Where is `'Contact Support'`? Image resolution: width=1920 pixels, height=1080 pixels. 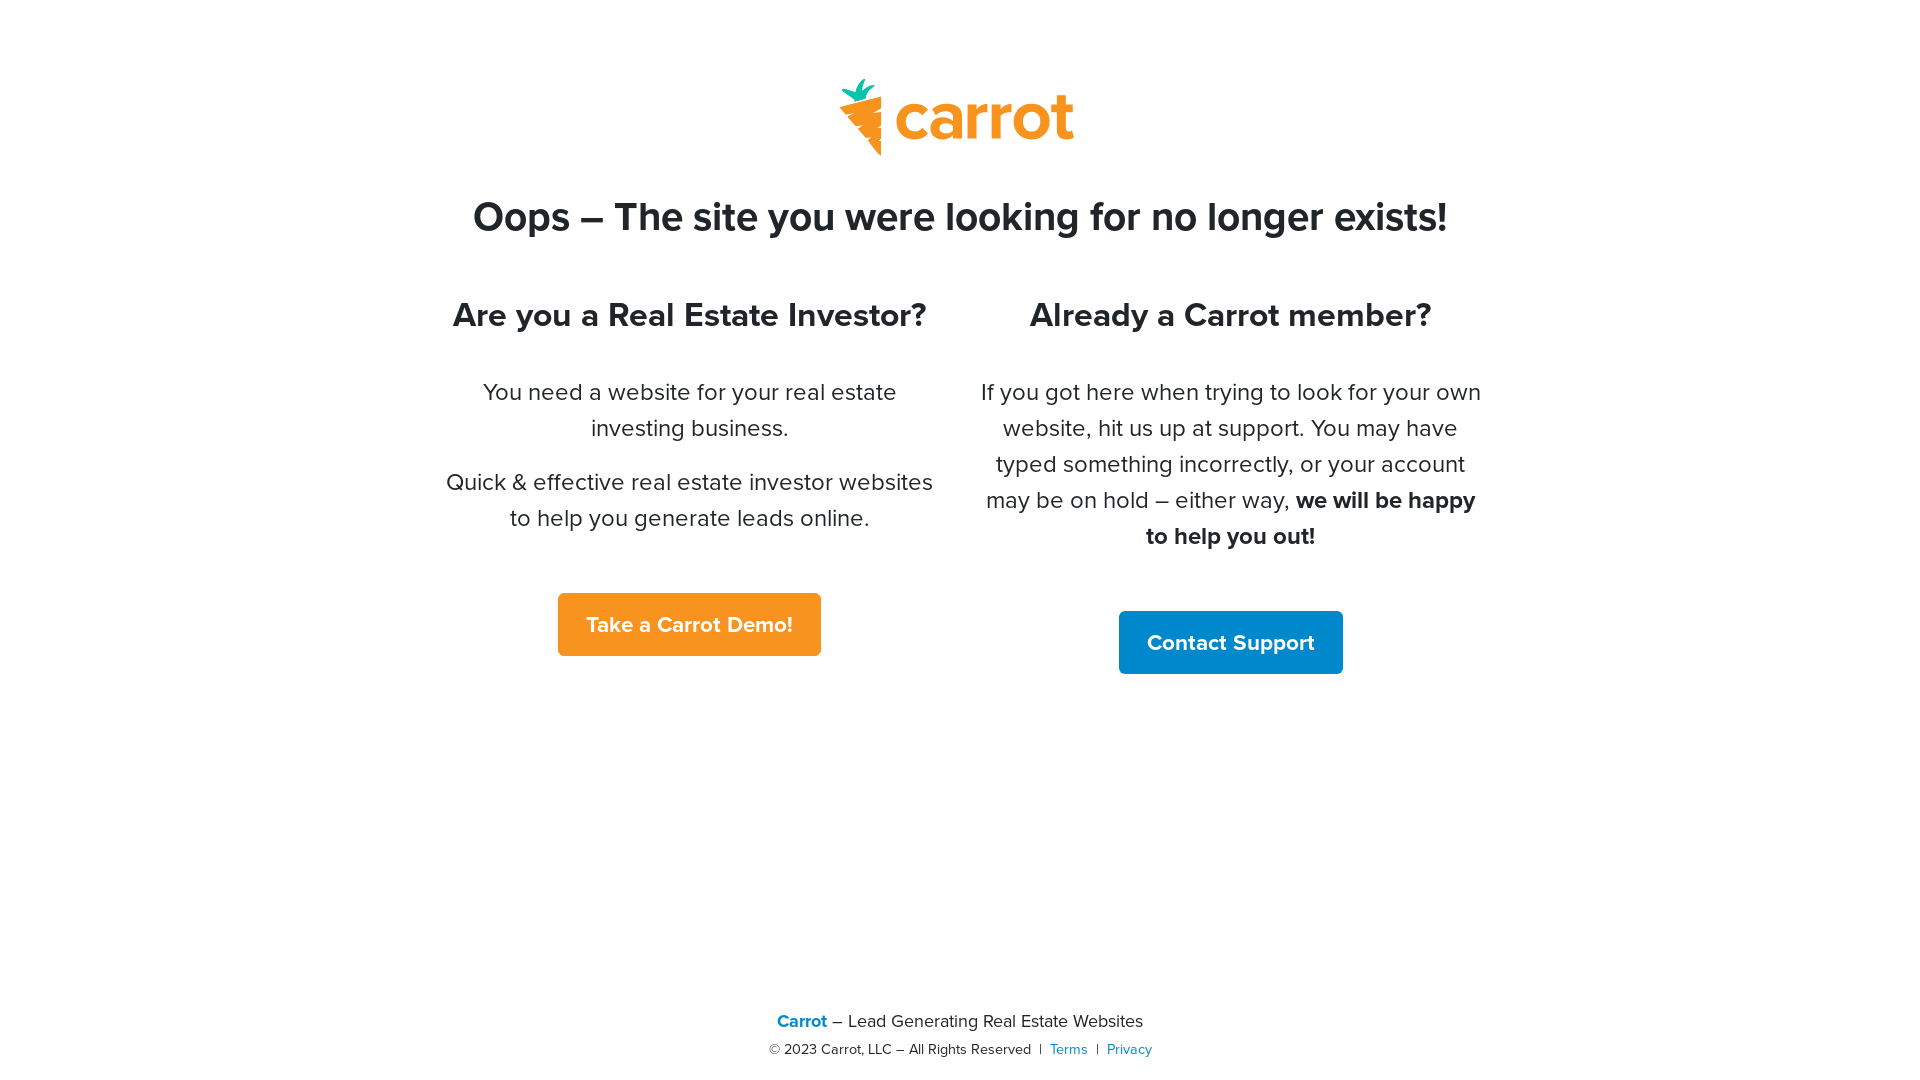 'Contact Support' is located at coordinates (1117, 642).